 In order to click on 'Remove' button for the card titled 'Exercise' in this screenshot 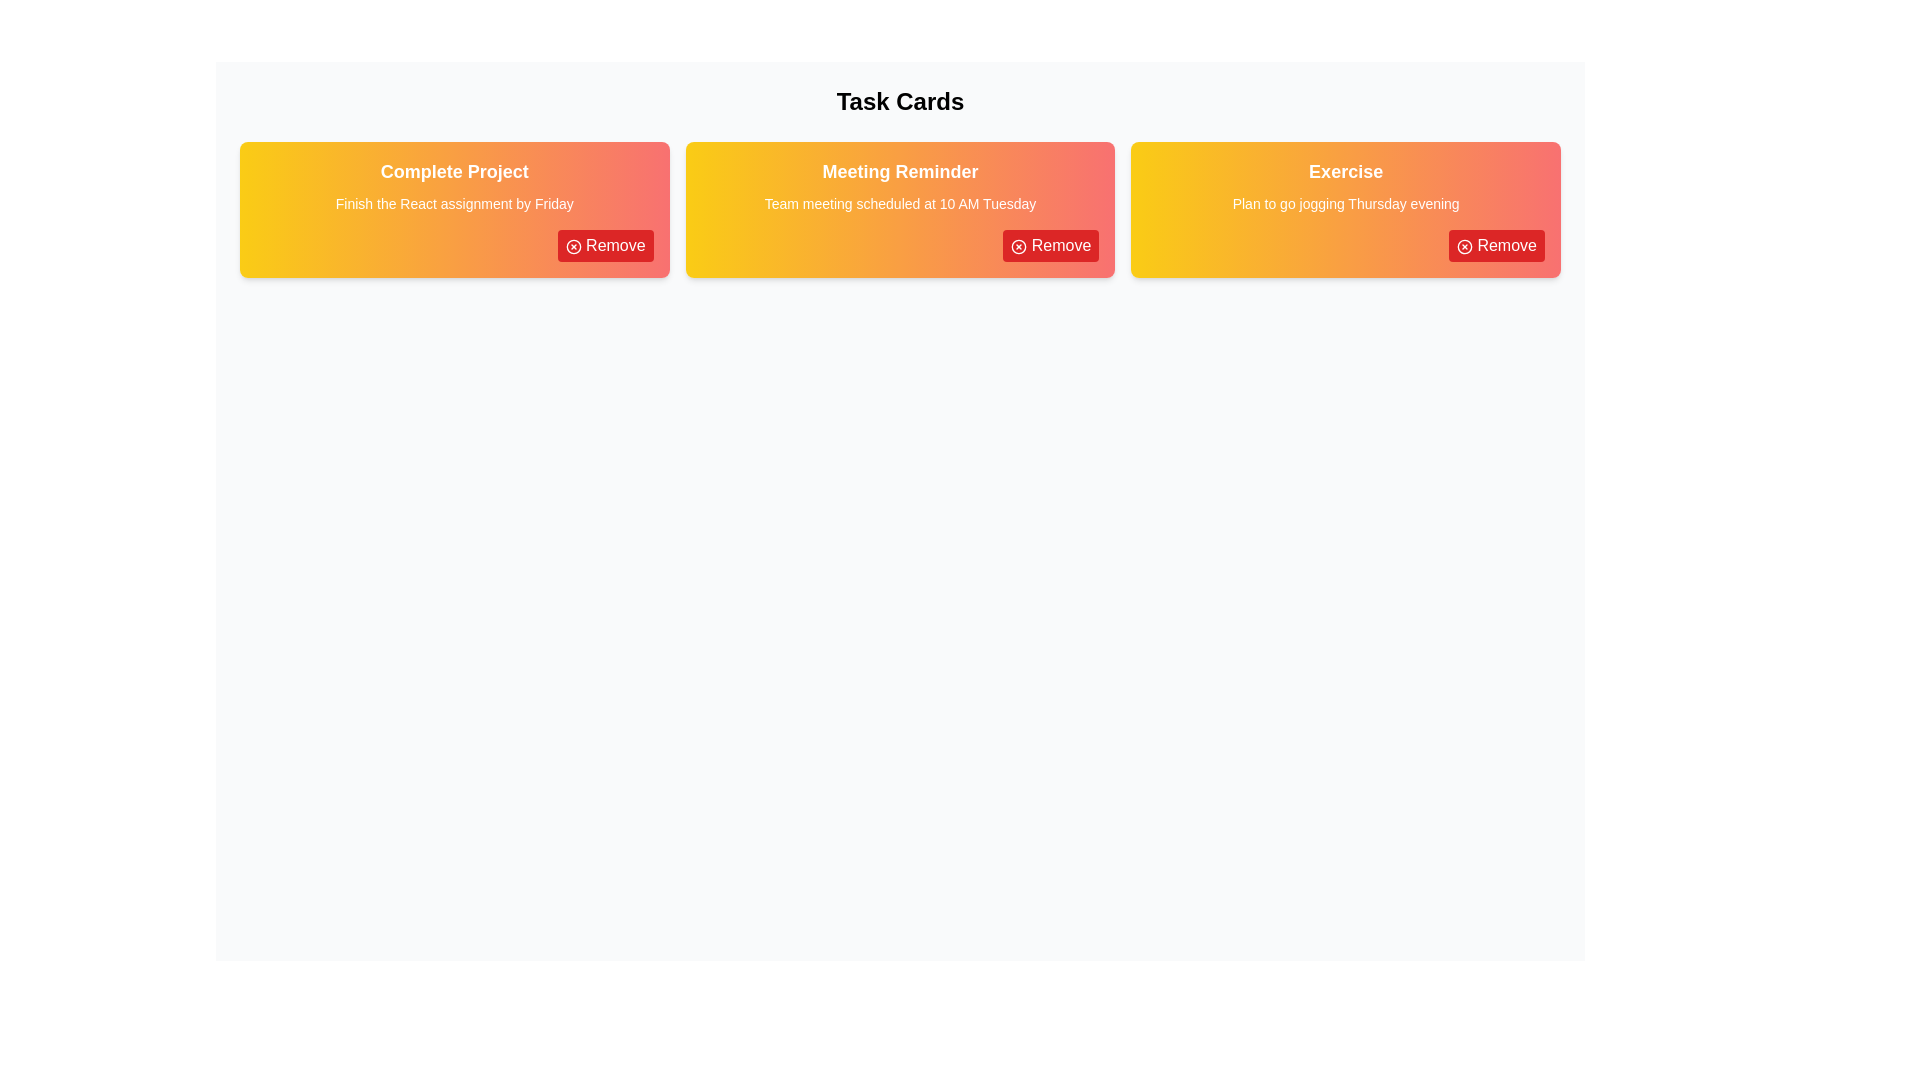, I will do `click(1497, 245)`.